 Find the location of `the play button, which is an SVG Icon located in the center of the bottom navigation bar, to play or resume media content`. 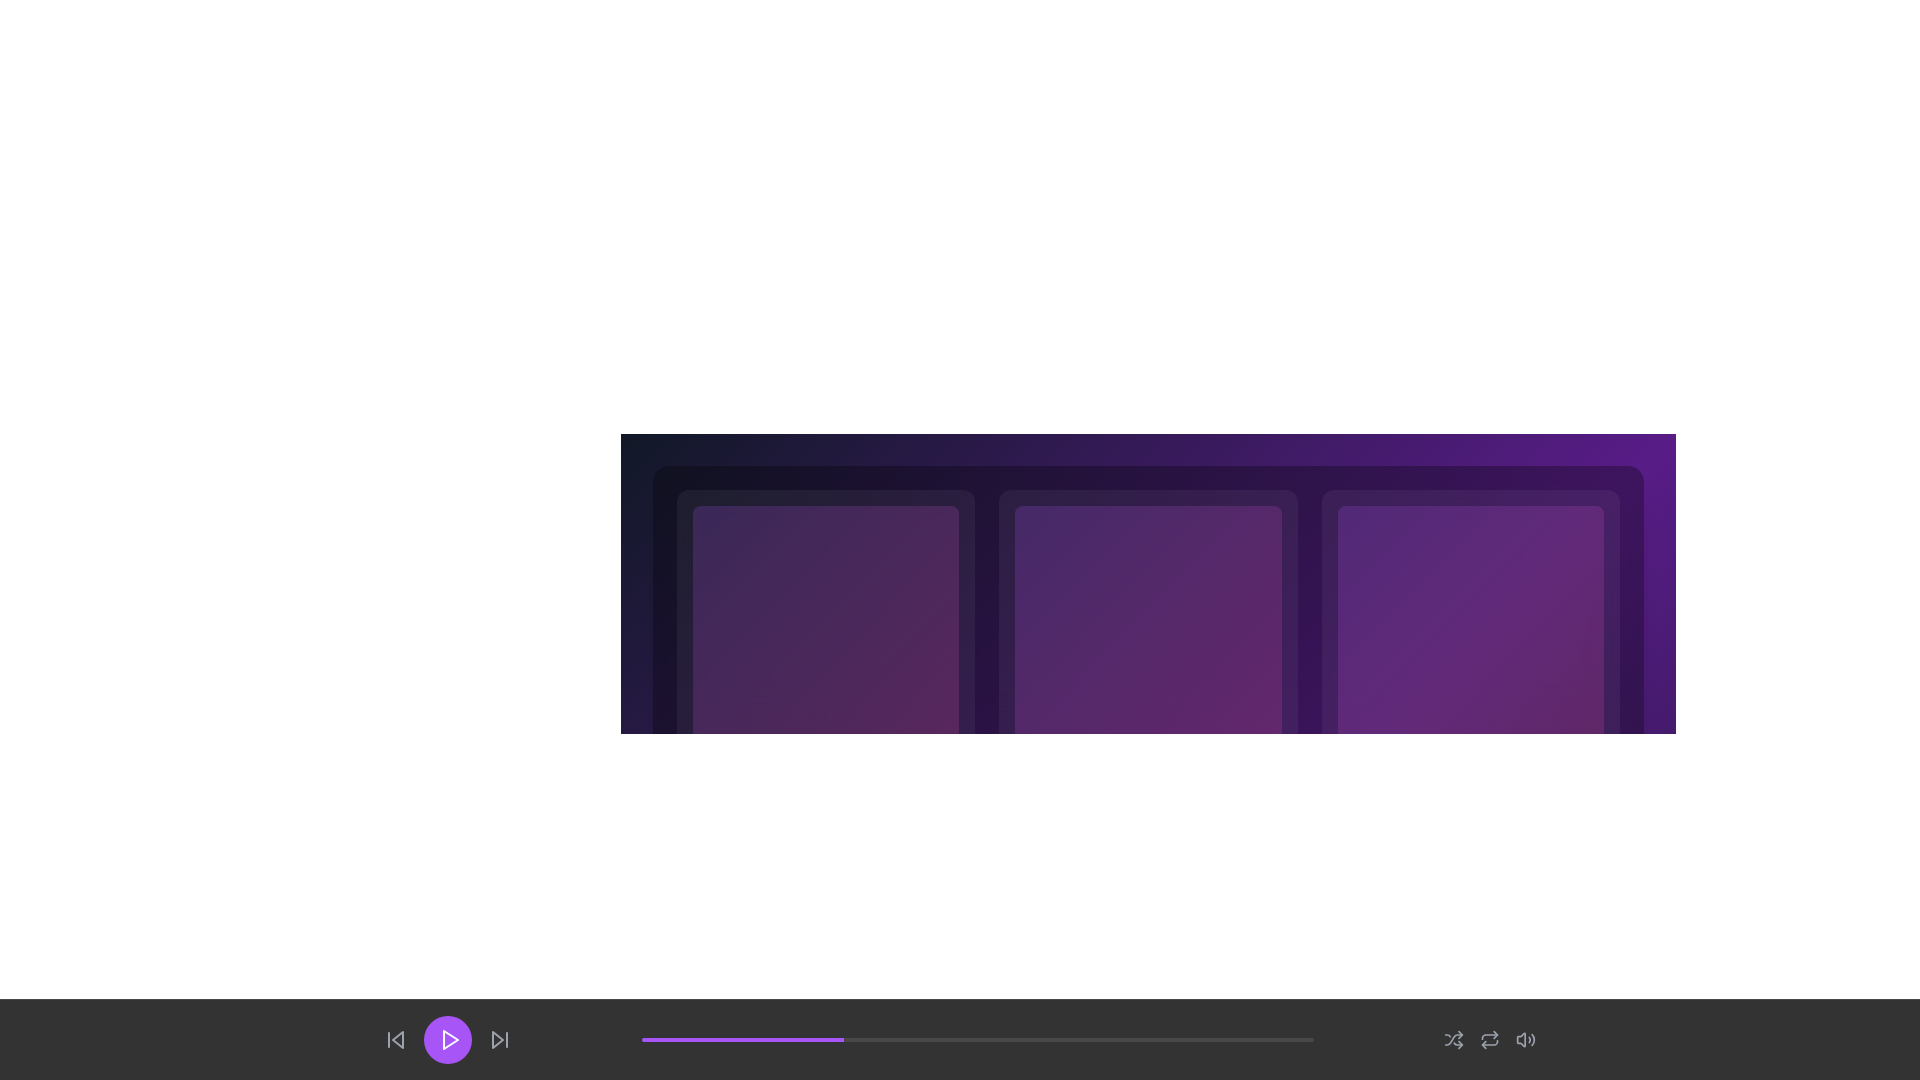

the play button, which is an SVG Icon located in the center of the bottom navigation bar, to play or resume media content is located at coordinates (449, 1039).